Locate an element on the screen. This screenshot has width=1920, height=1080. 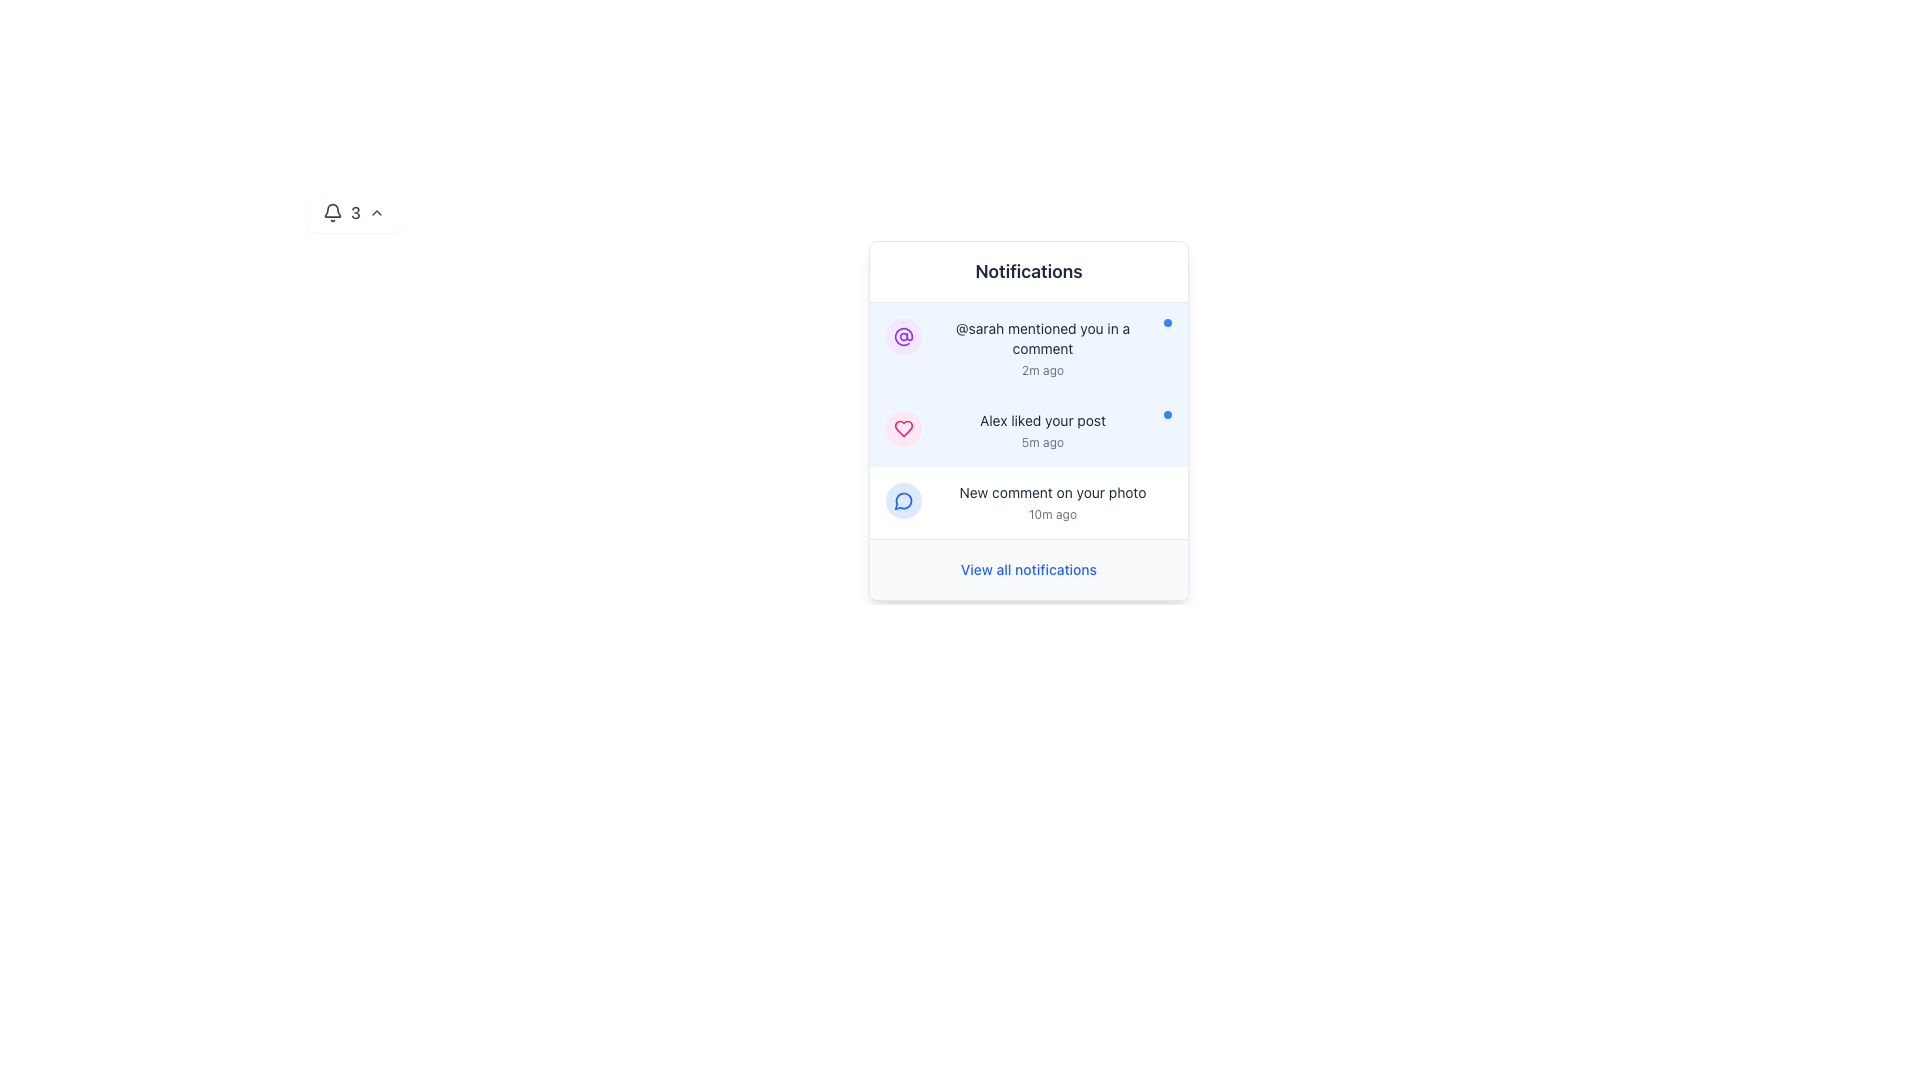
the 'View all notifications' button, which is a rectangular blue text area located at the bottom center of the notifications pop-up section is located at coordinates (1028, 570).